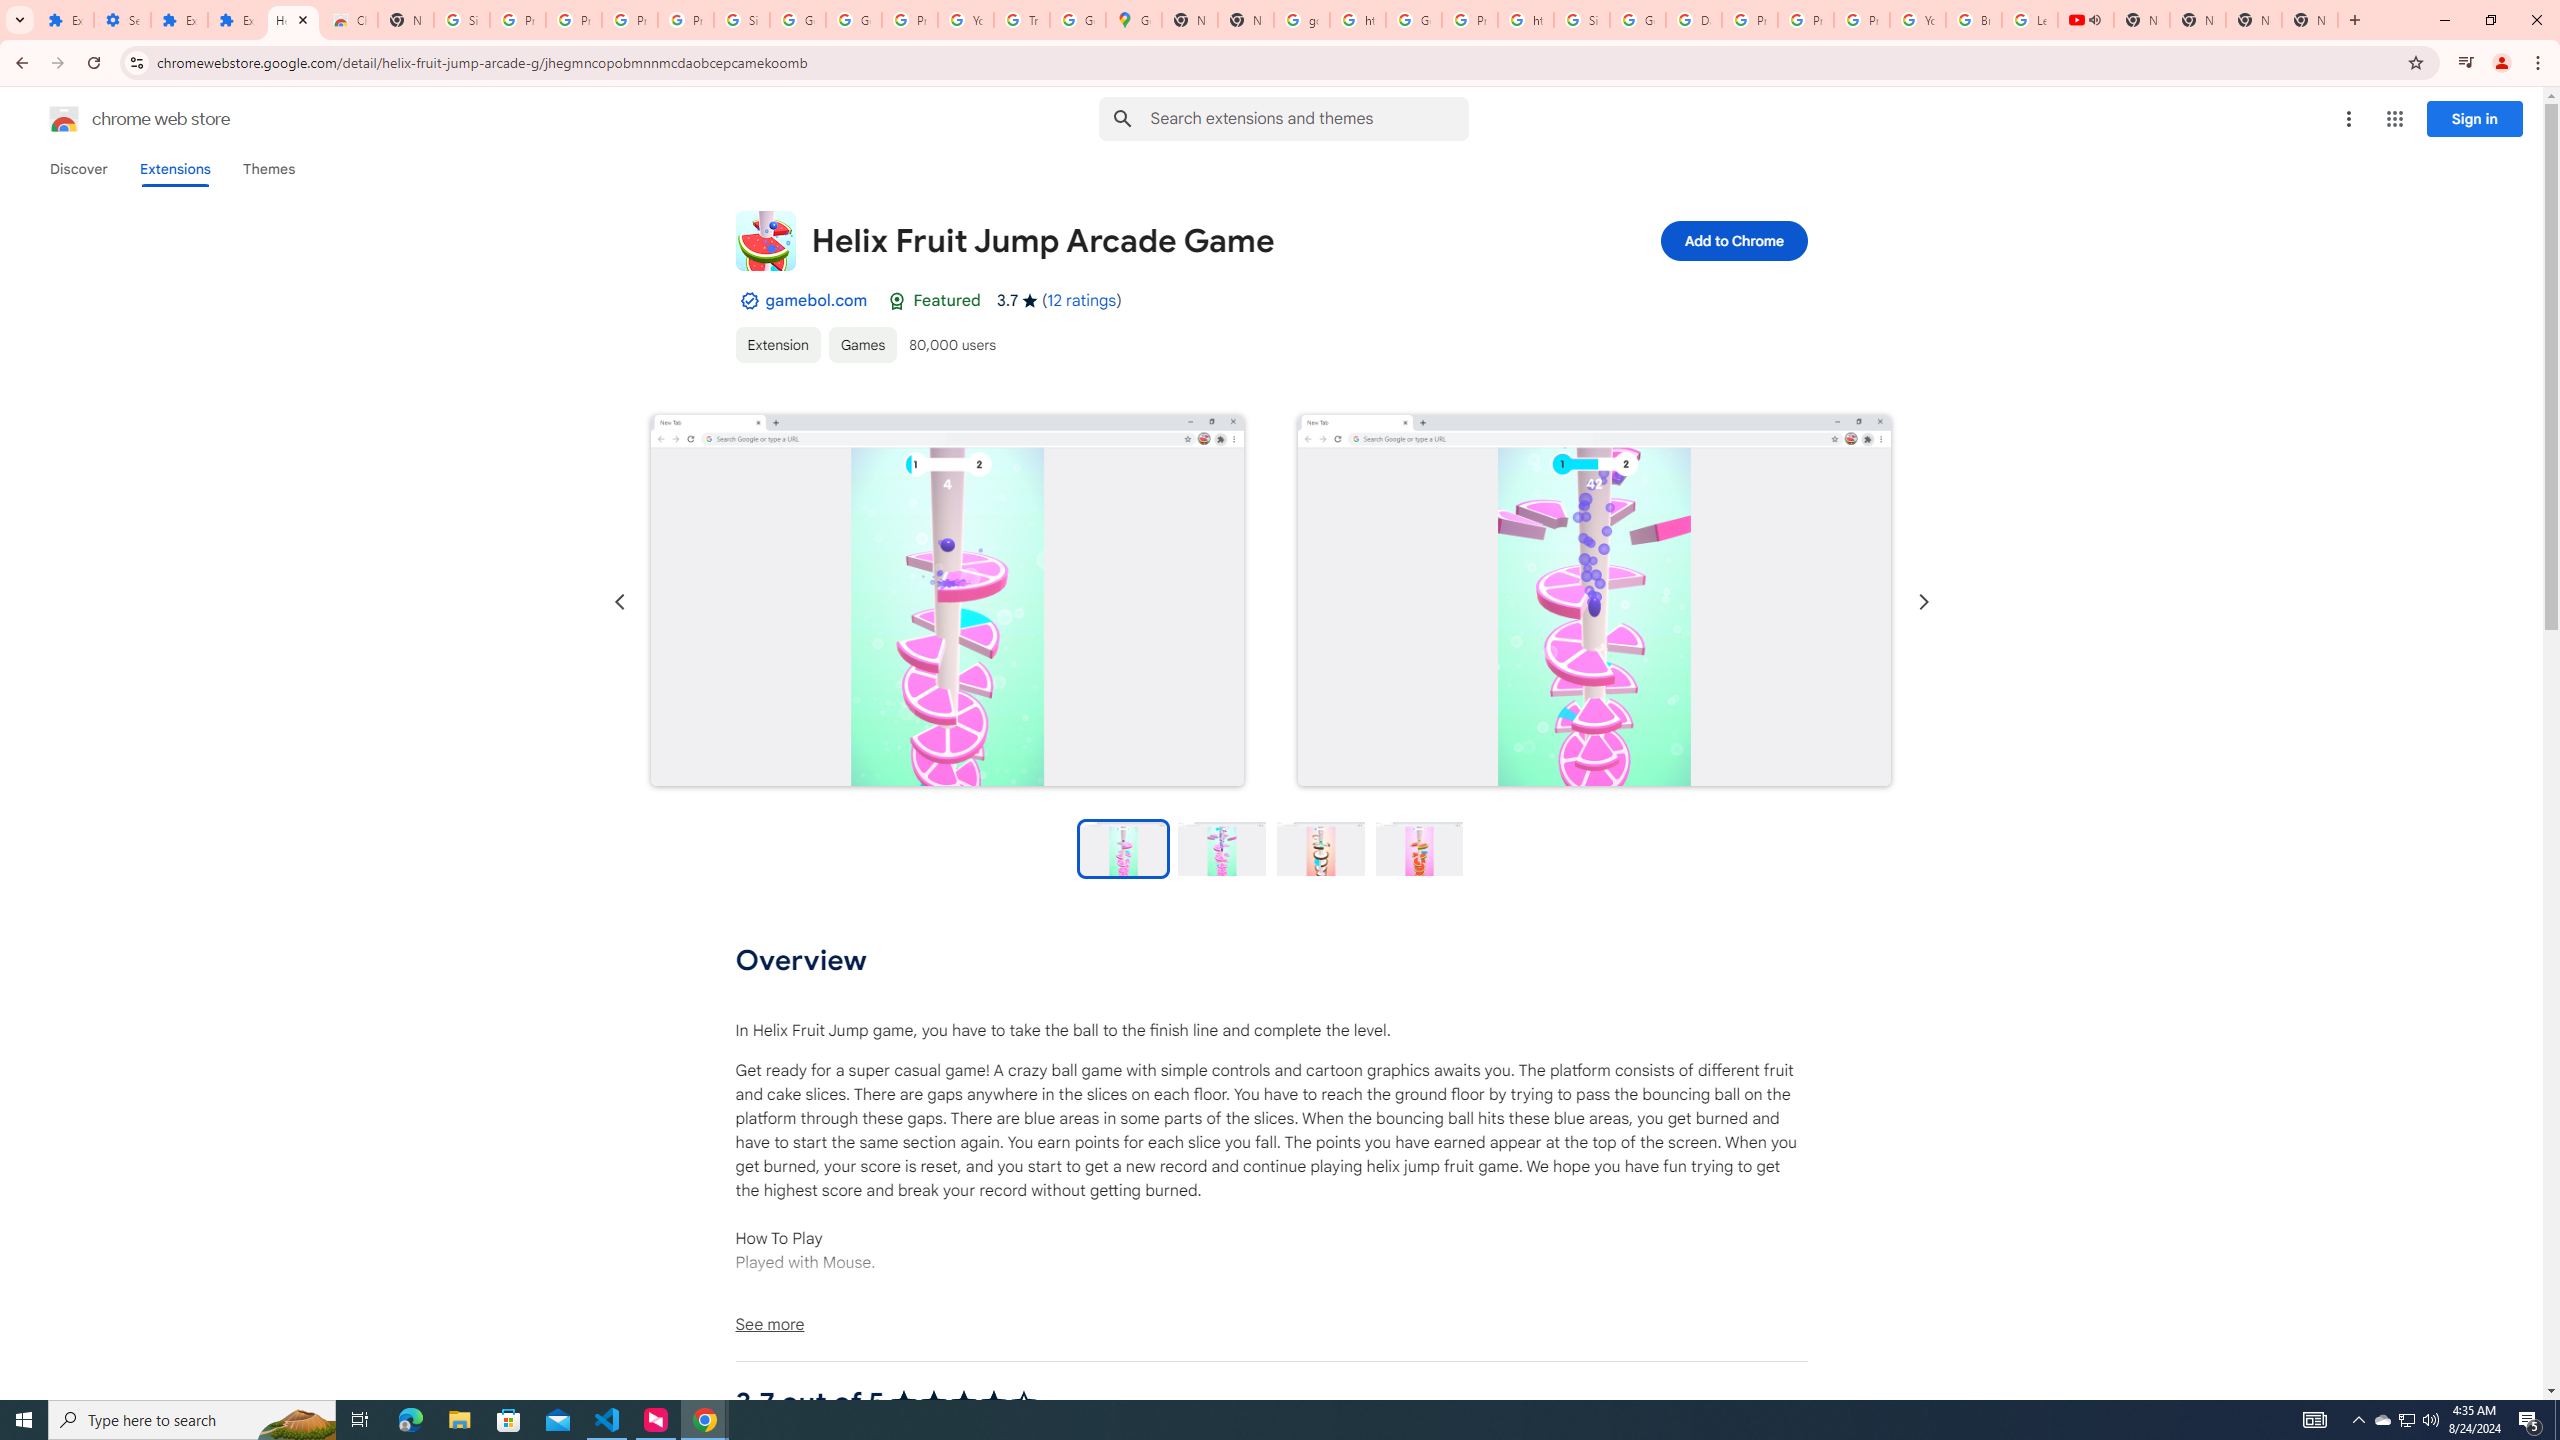  What do you see at coordinates (1080, 299) in the screenshot?
I see `'12 ratings'` at bounding box center [1080, 299].